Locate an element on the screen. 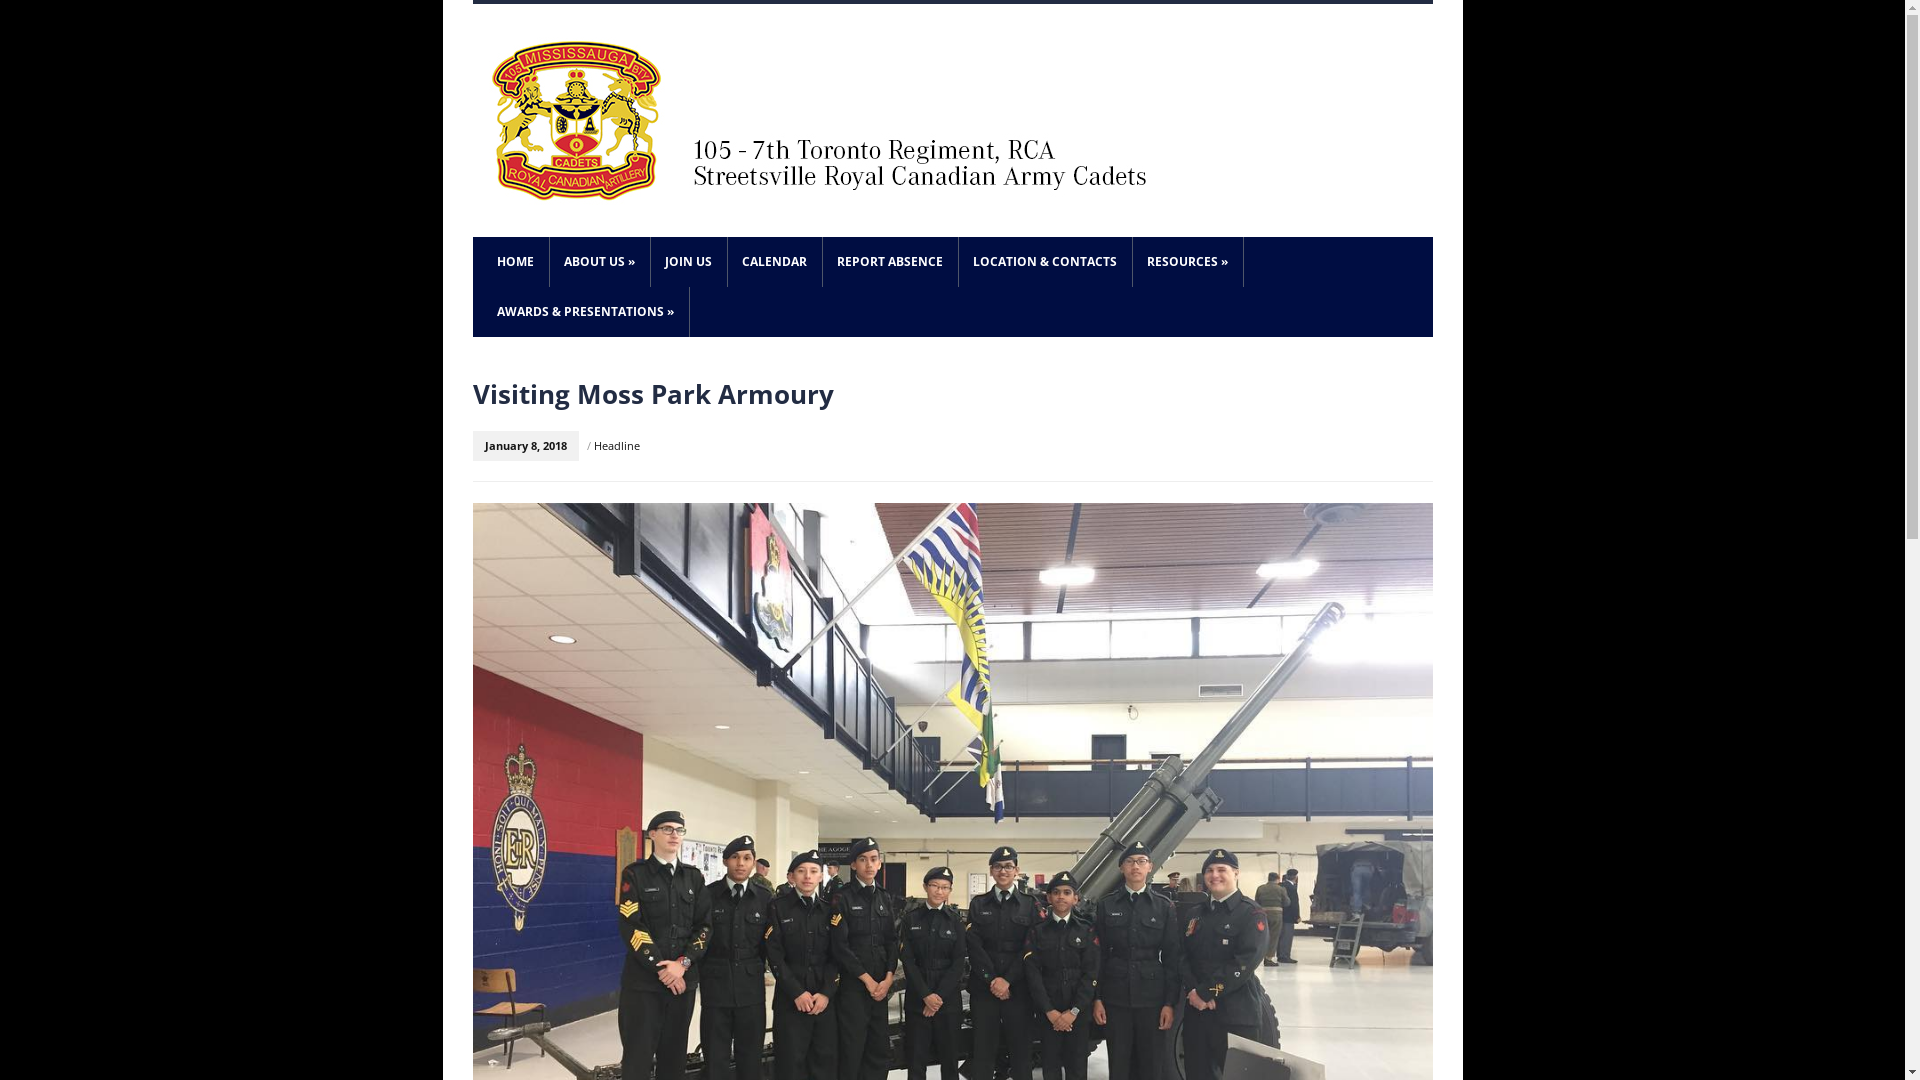 This screenshot has height=1080, width=1920. 'REPORT ABSENCE' is located at coordinates (821, 261).